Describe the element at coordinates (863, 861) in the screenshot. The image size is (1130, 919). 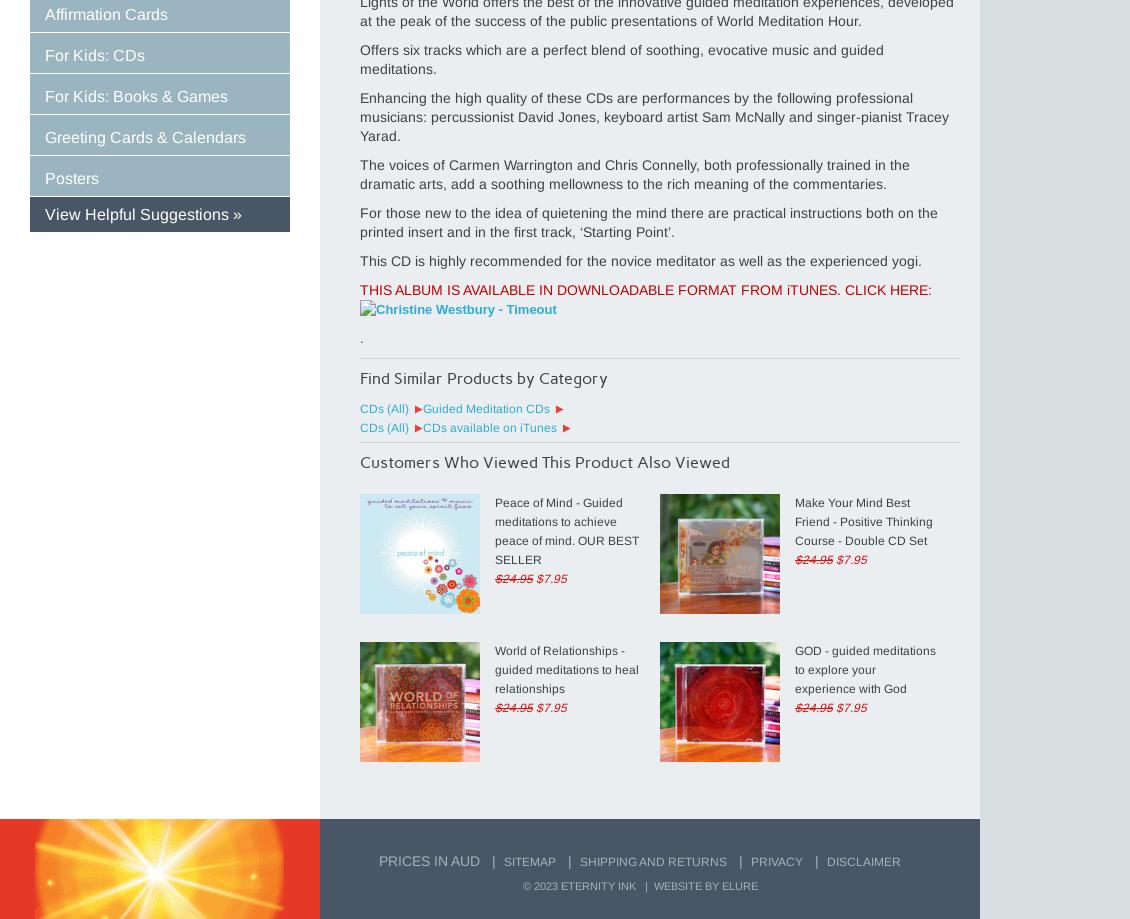
I see `'Disclaimer'` at that location.